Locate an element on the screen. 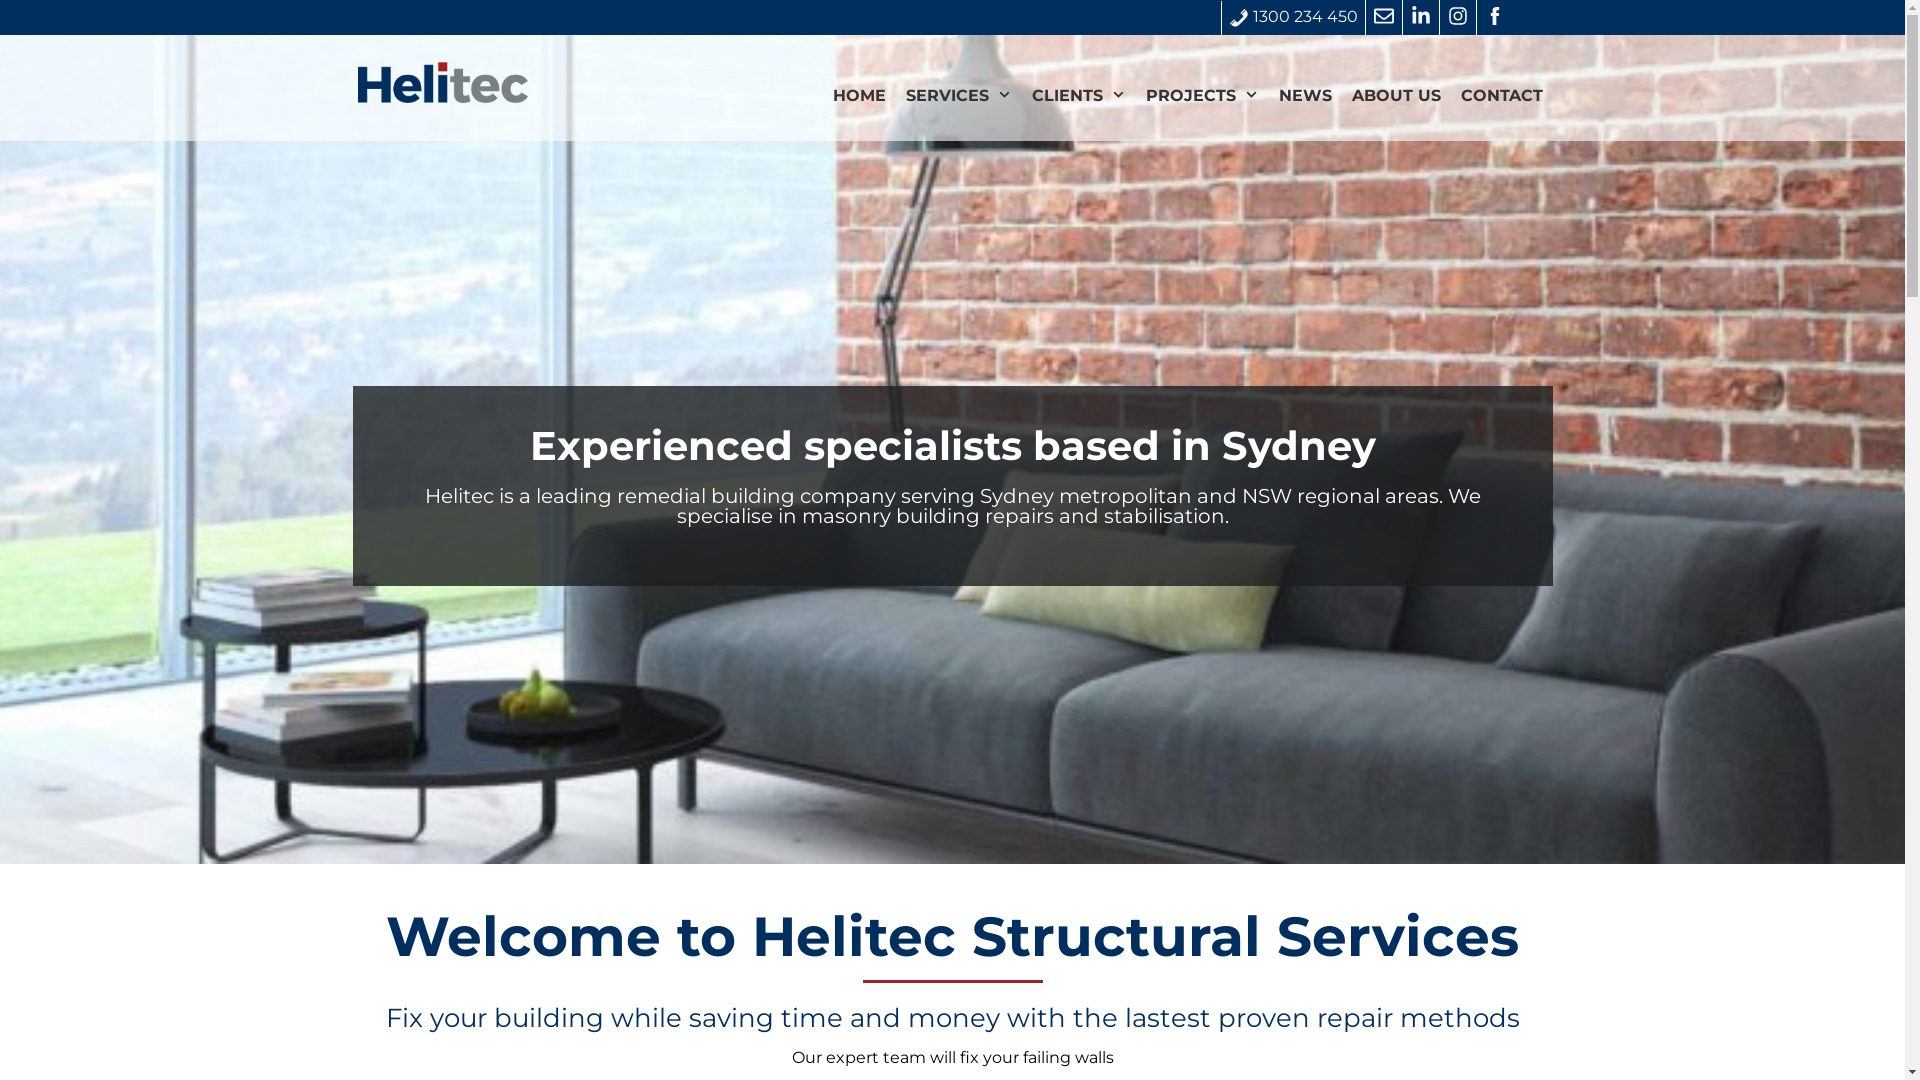 The image size is (1920, 1080). 'SERVICES' is located at coordinates (958, 96).